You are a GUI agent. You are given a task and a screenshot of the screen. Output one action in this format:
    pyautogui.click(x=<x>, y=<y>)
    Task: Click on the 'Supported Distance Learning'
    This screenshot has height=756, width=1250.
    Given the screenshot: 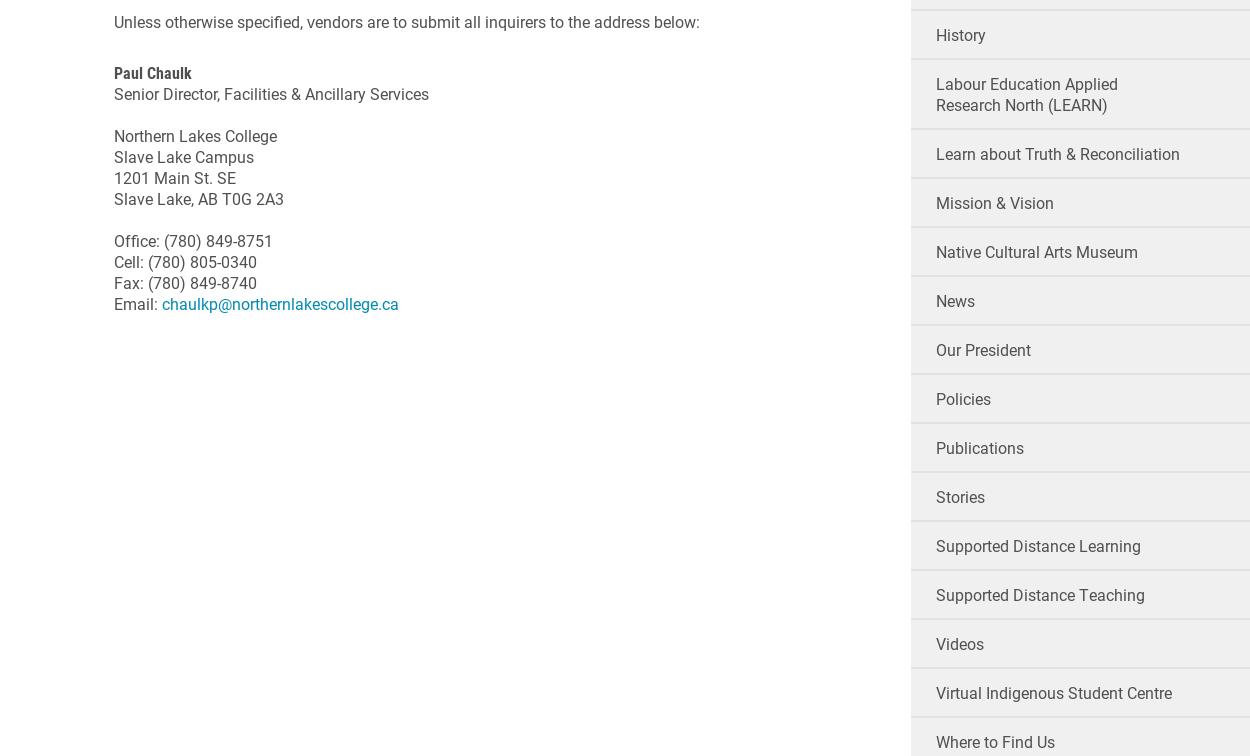 What is the action you would take?
    pyautogui.click(x=1037, y=545)
    